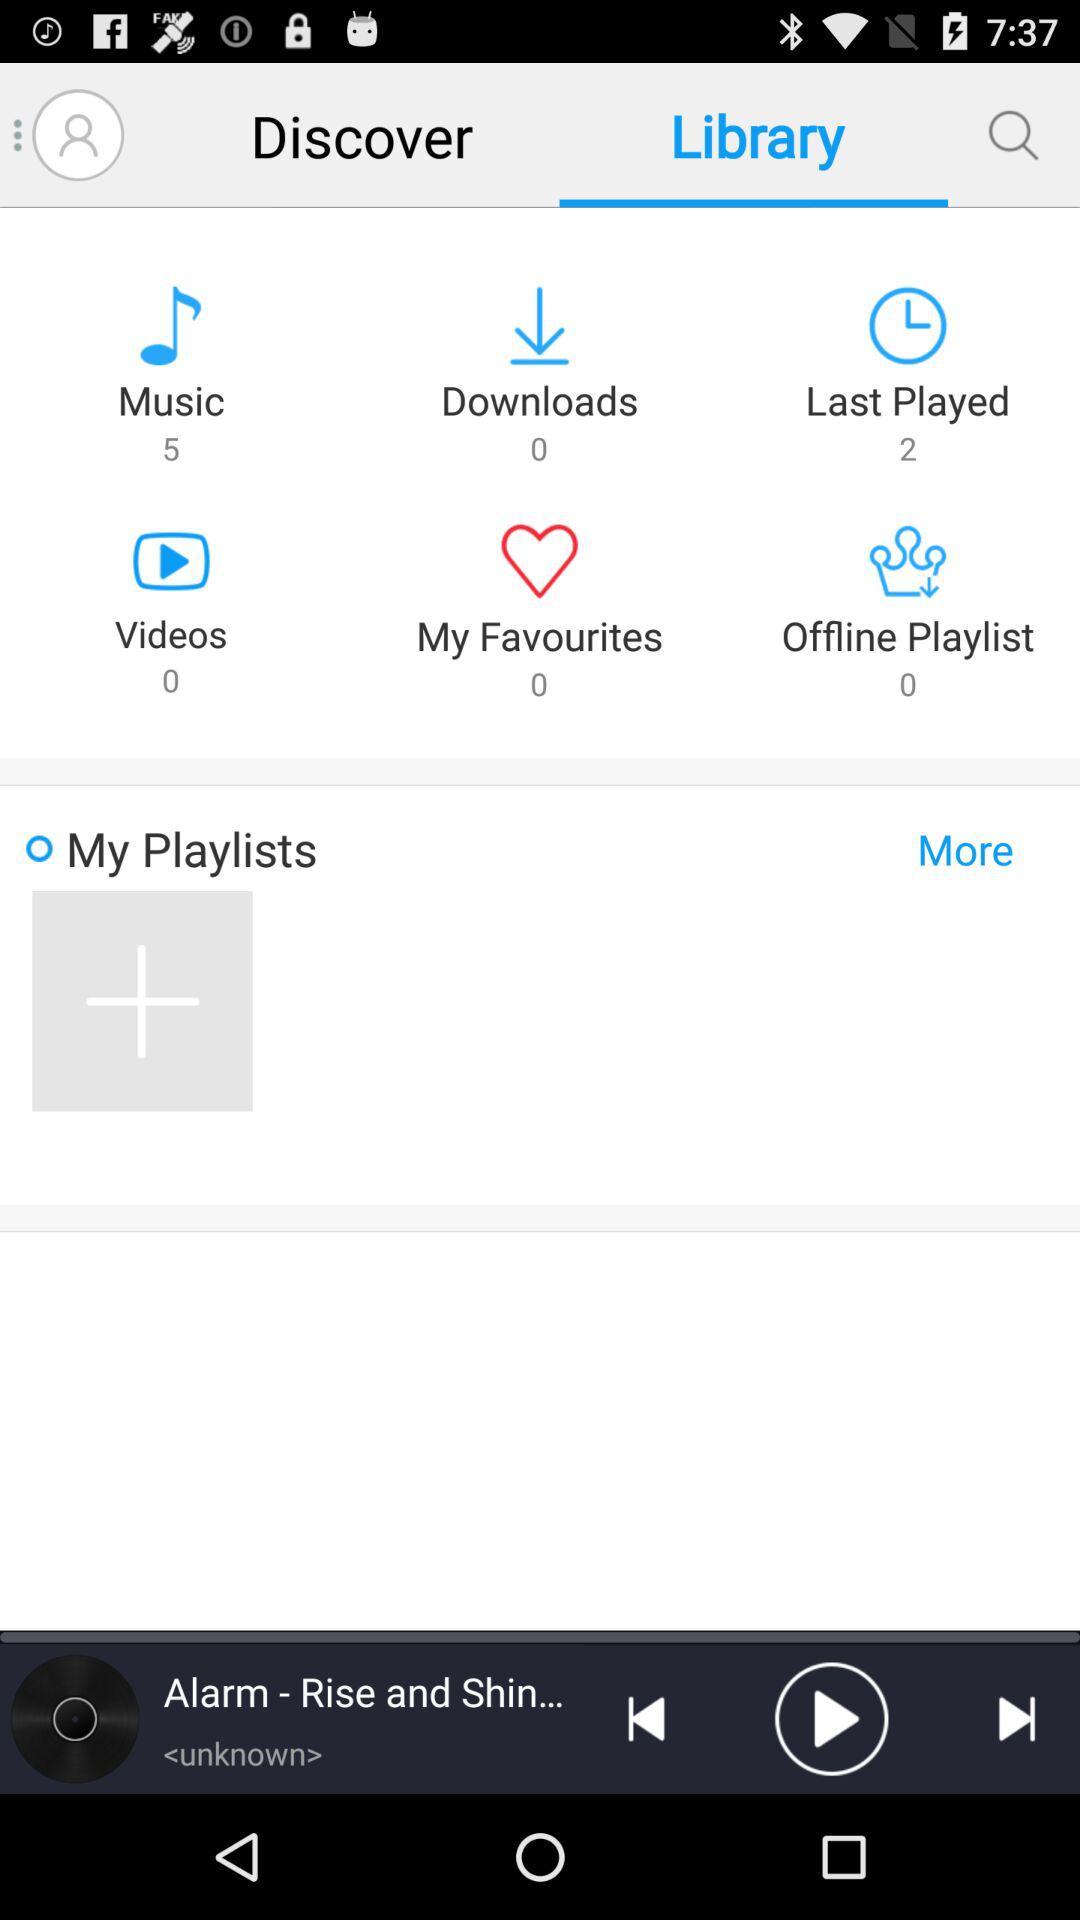  Describe the element at coordinates (646, 1717) in the screenshot. I see `rewind option` at that location.